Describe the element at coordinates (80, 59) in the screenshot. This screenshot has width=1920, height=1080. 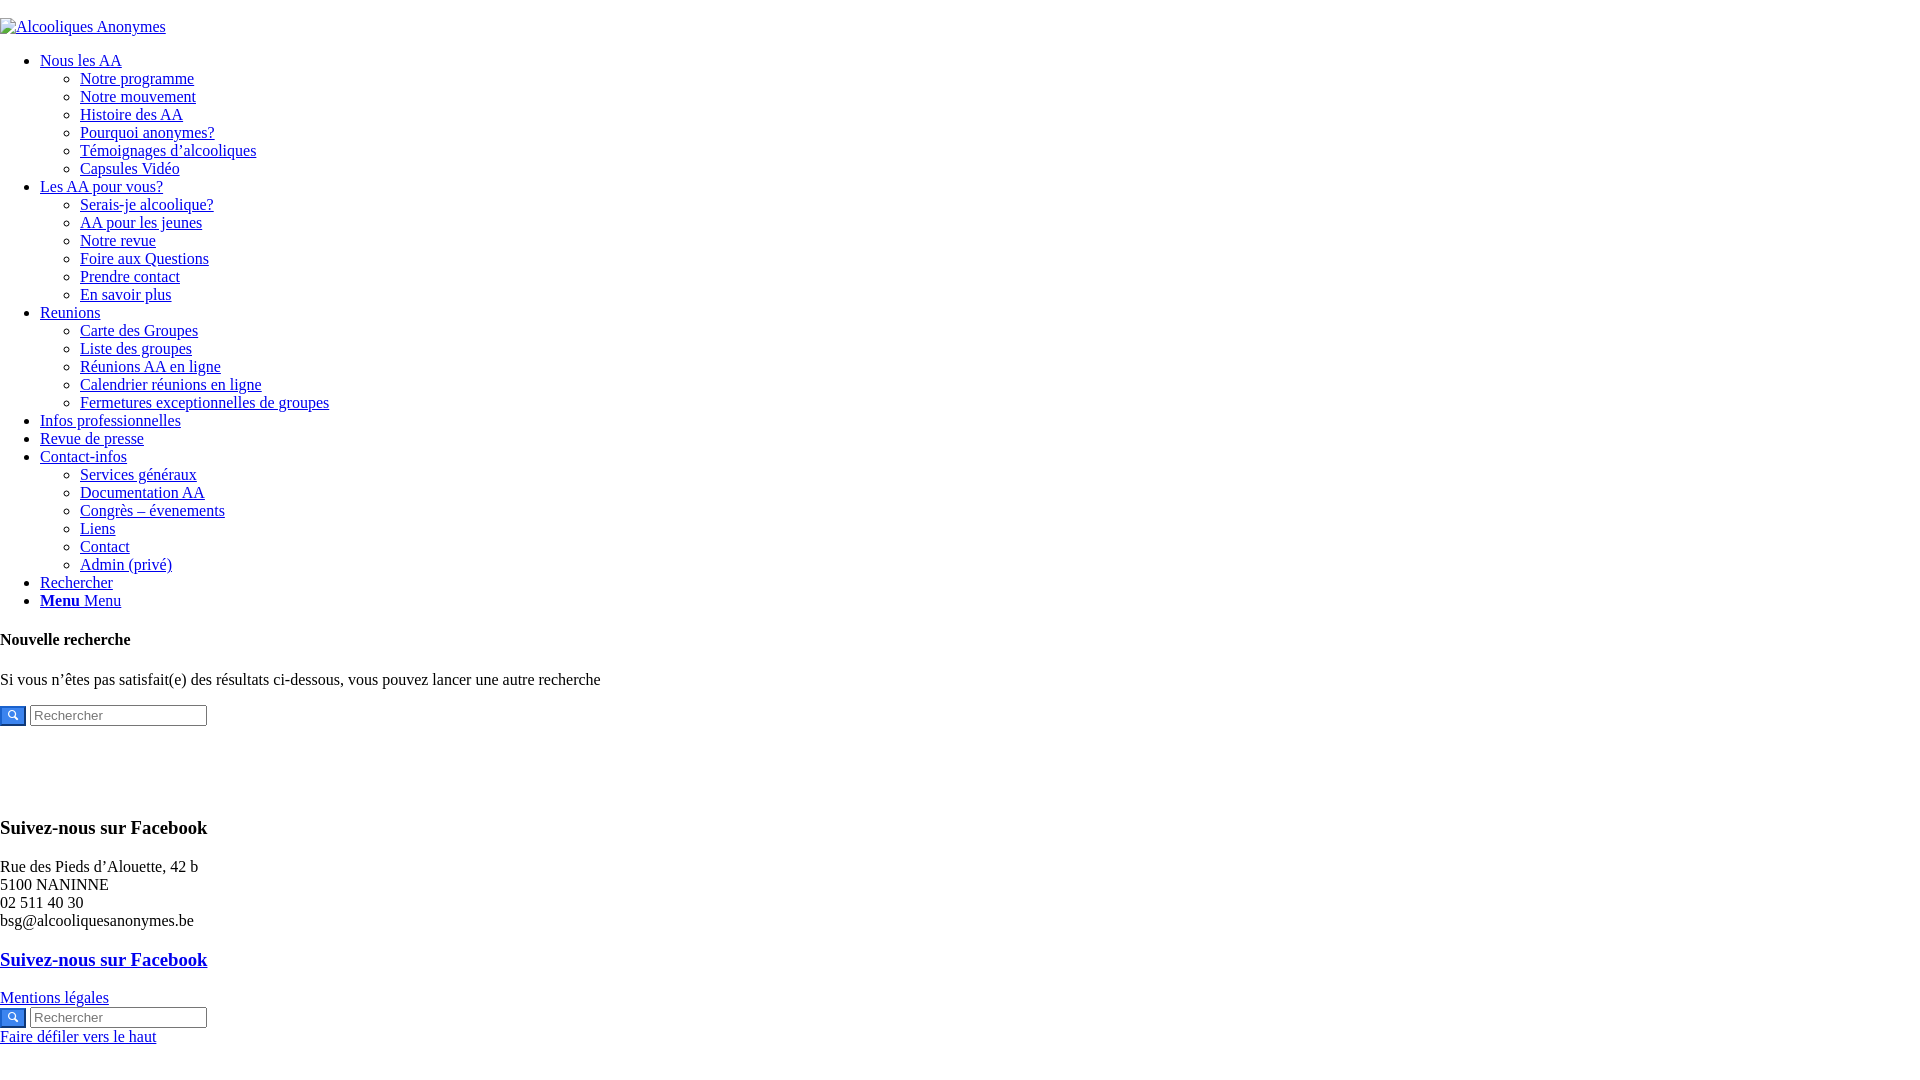
I see `'Nous les AA'` at that location.